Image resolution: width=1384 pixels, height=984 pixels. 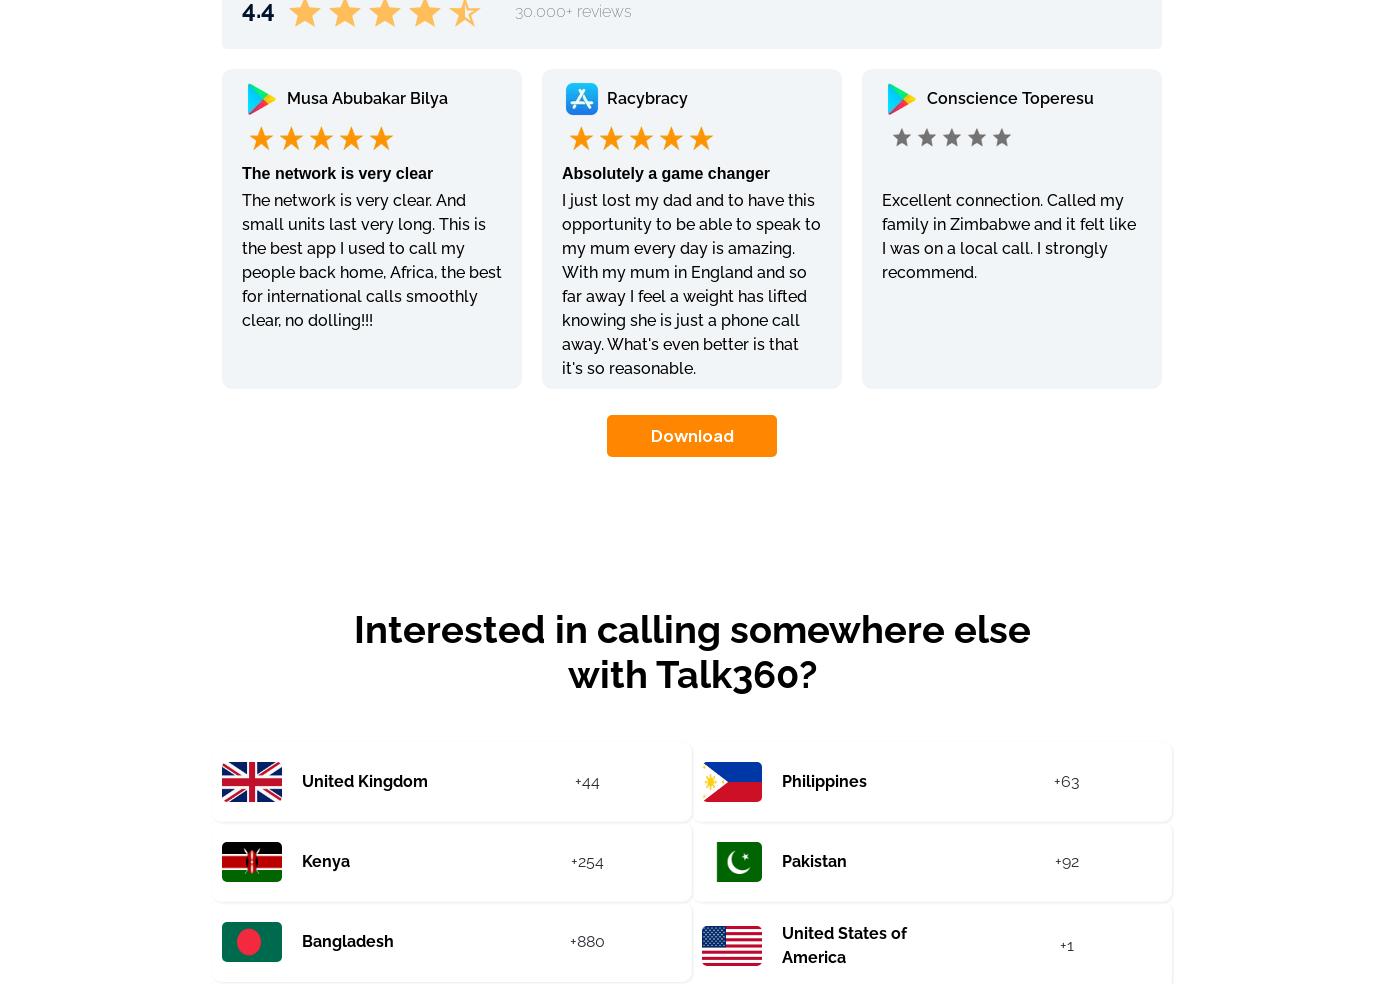 I want to click on 'Musa Abubakar Bilya', so click(x=366, y=97).